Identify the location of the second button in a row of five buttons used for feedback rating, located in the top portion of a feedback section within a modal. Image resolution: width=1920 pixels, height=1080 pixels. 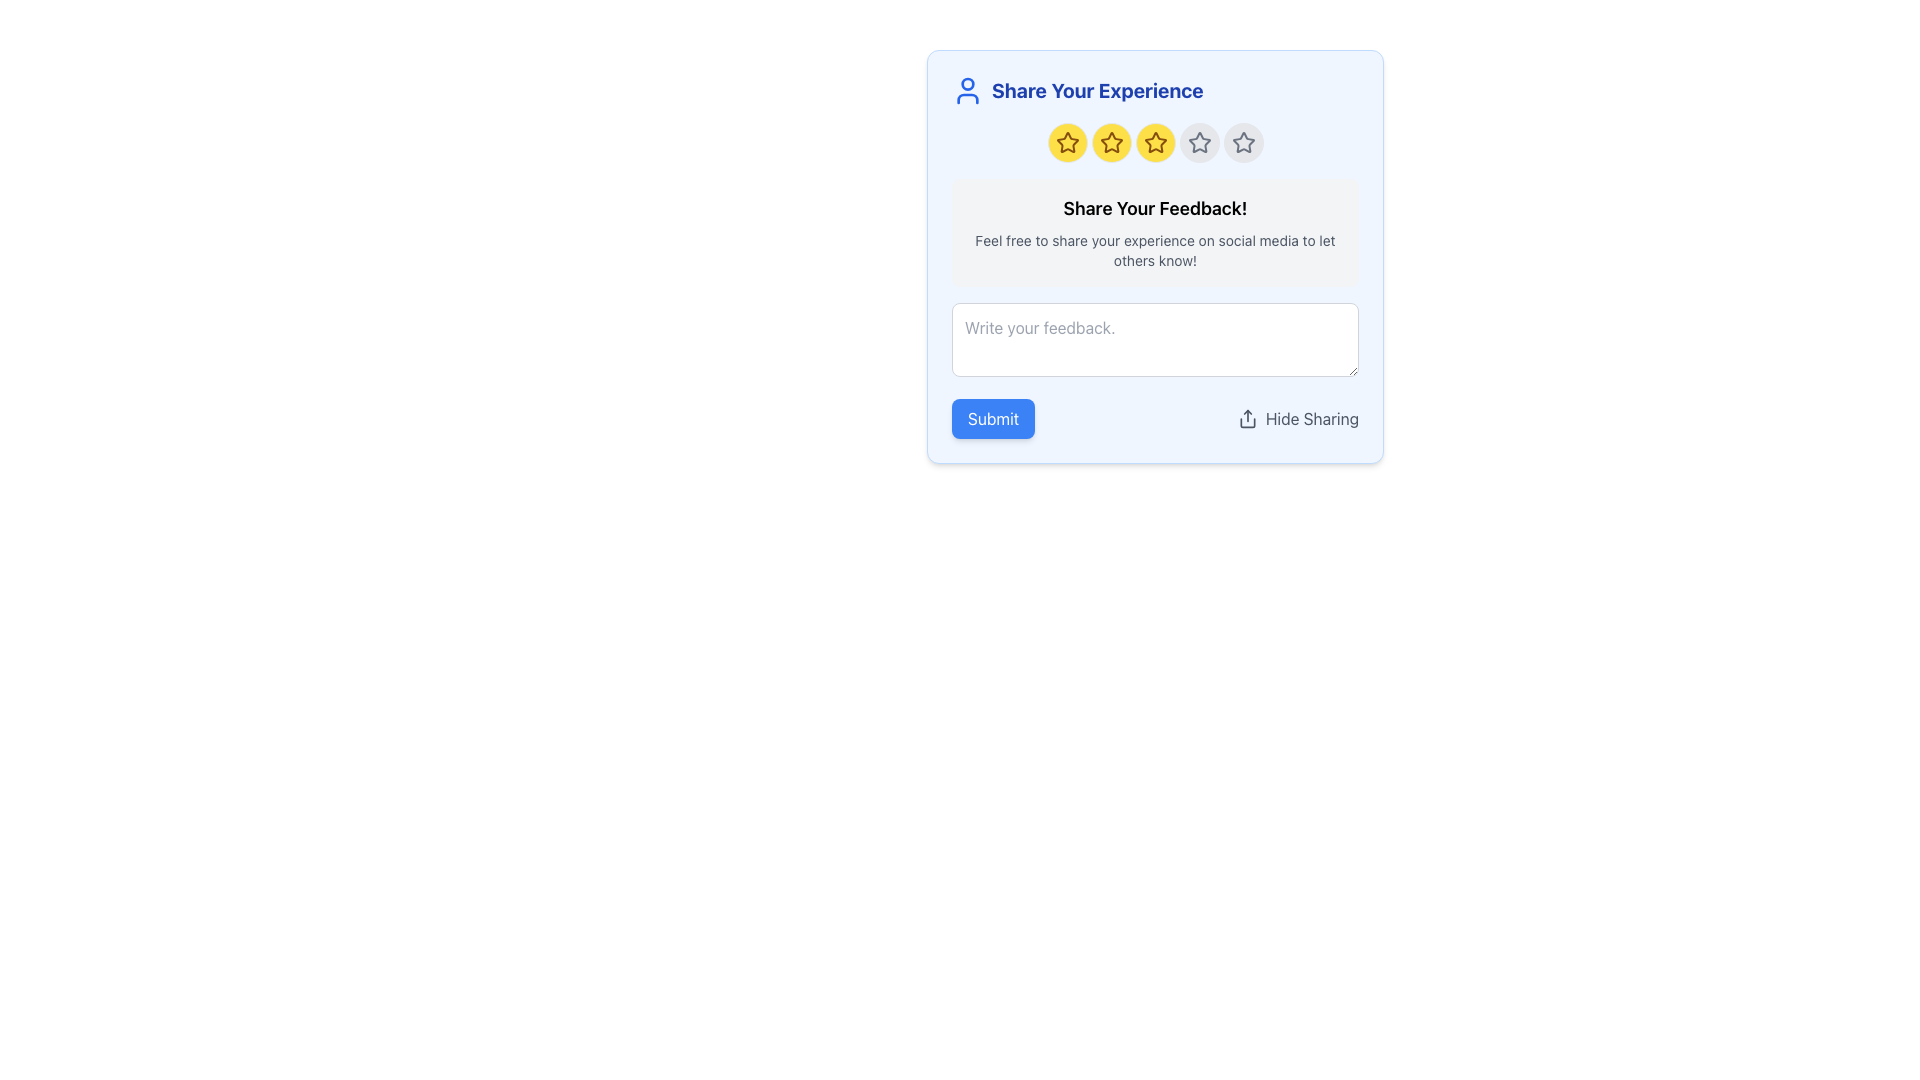
(1110, 141).